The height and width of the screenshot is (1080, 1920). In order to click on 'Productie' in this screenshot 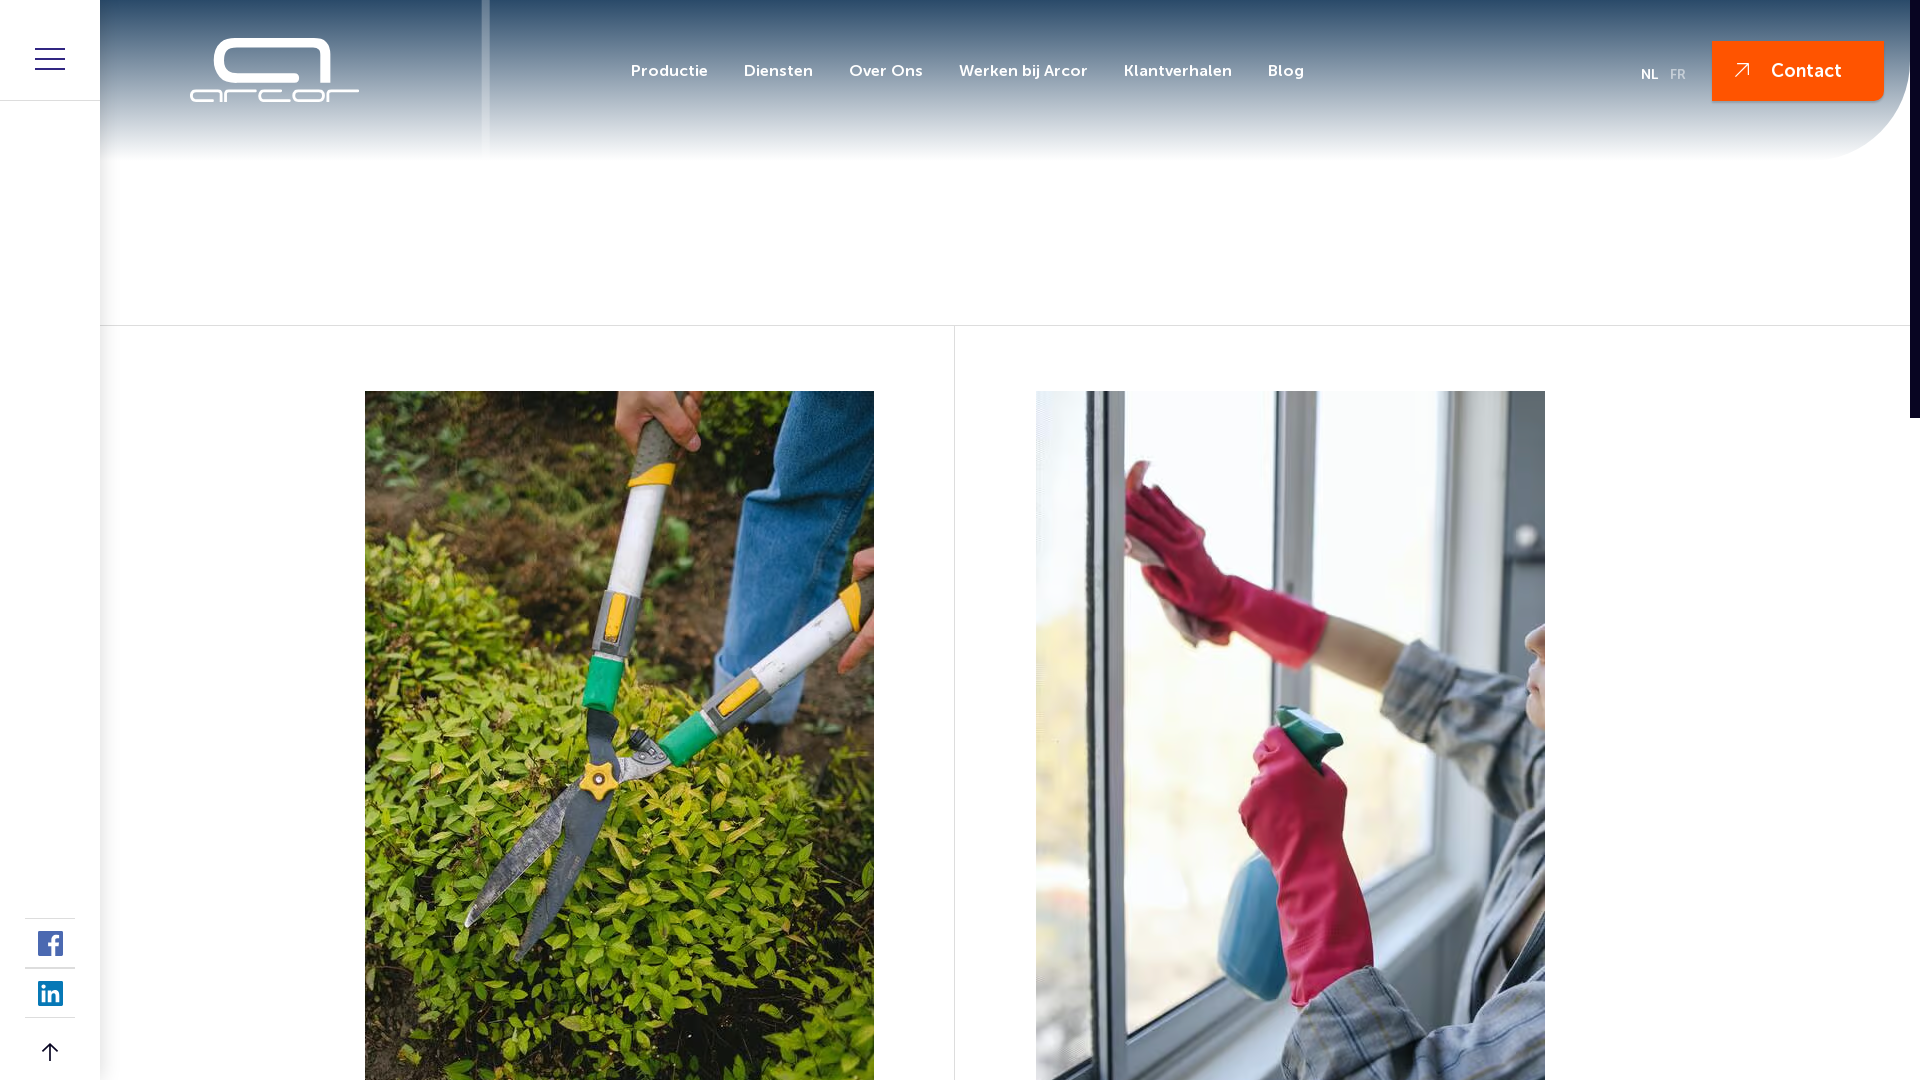, I will do `click(669, 69)`.